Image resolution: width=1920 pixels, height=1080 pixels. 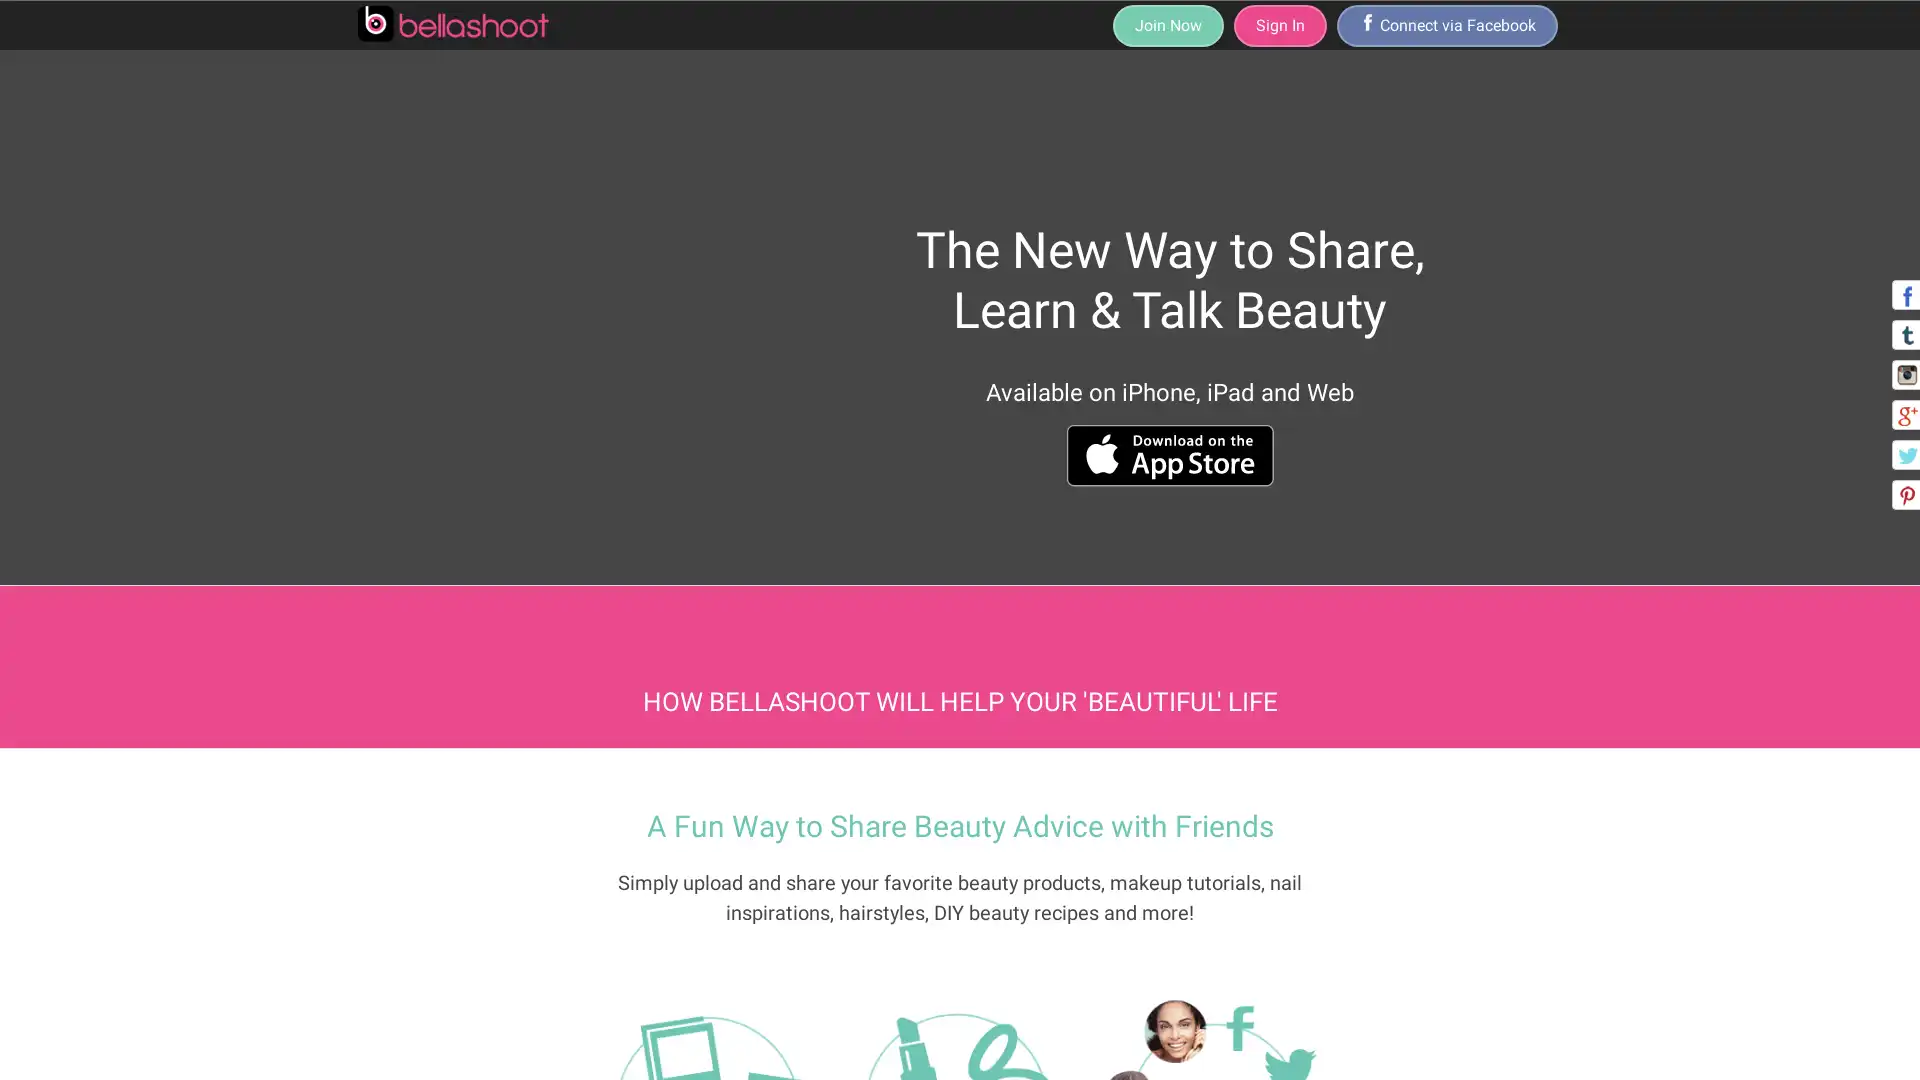 I want to click on / Connect via Facebook, so click(x=1446, y=26).